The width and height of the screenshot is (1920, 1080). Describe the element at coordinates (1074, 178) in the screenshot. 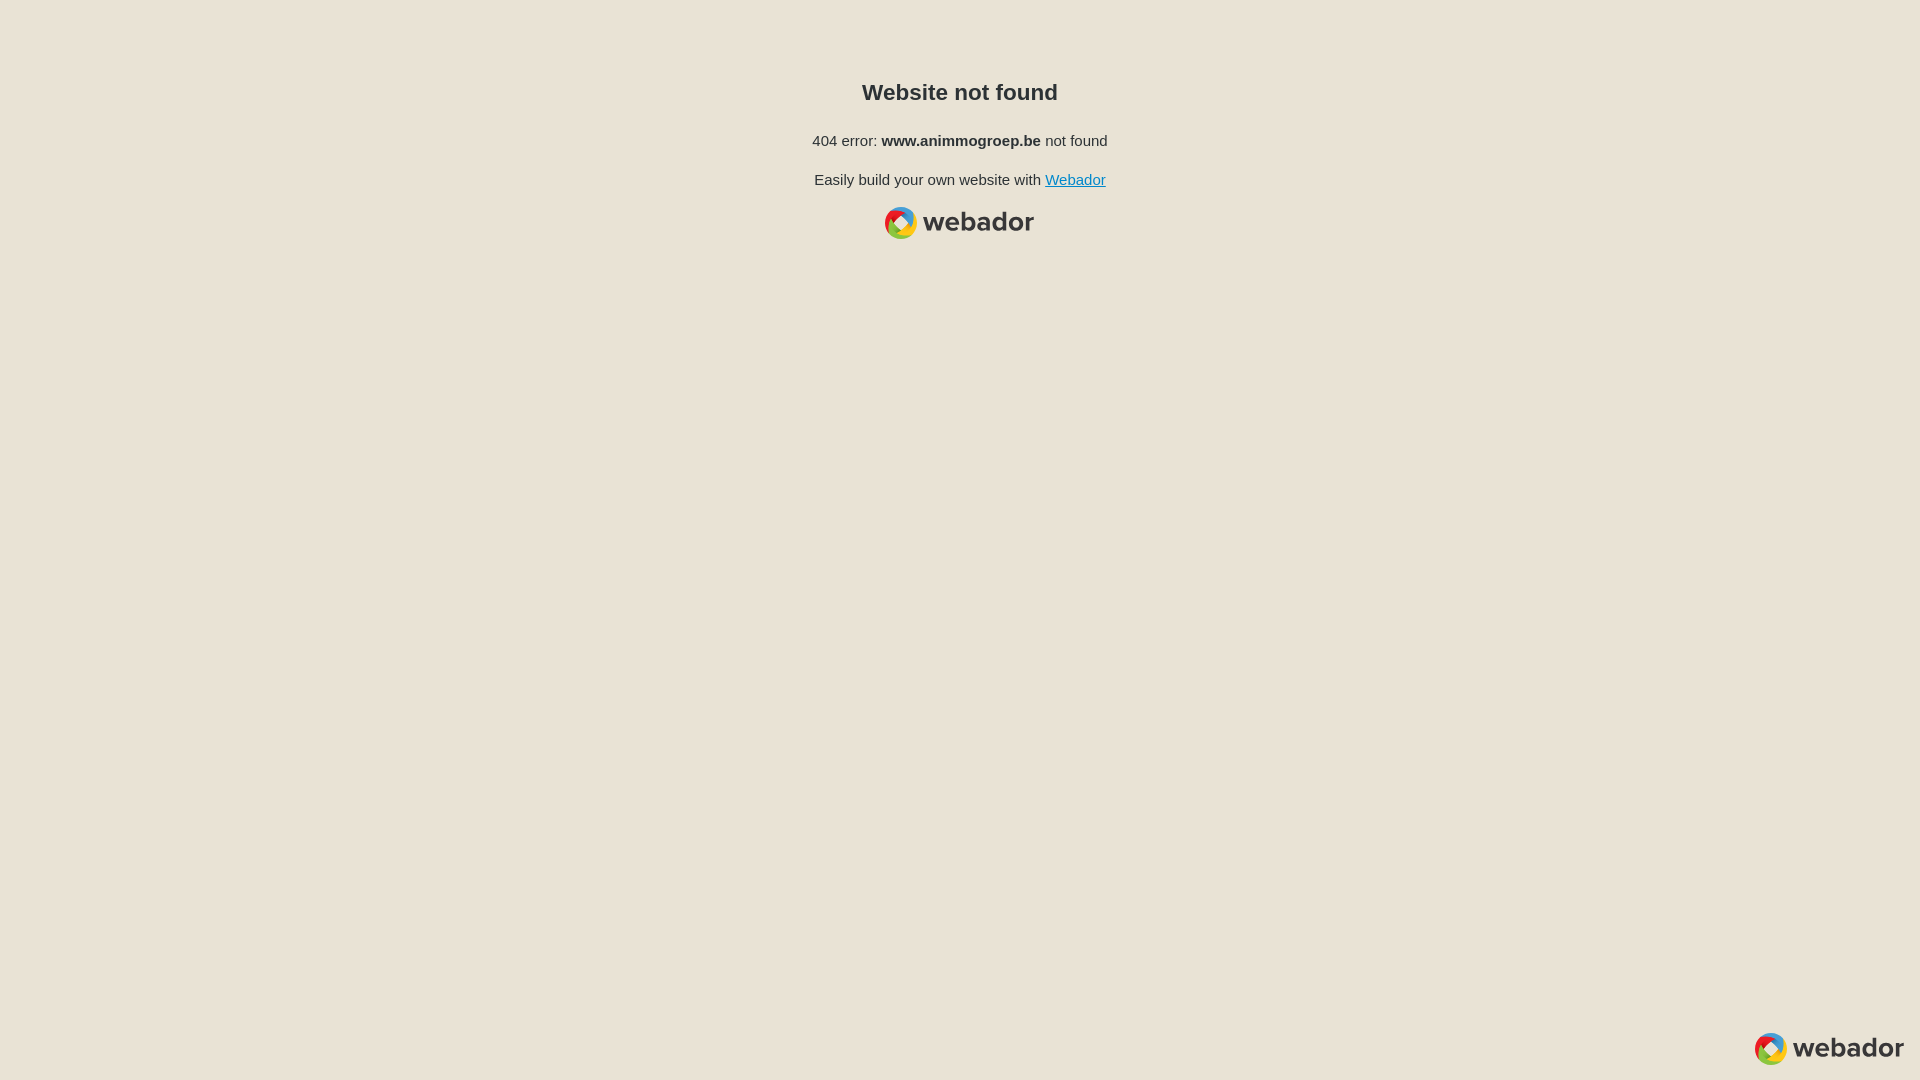

I see `'Webador'` at that location.